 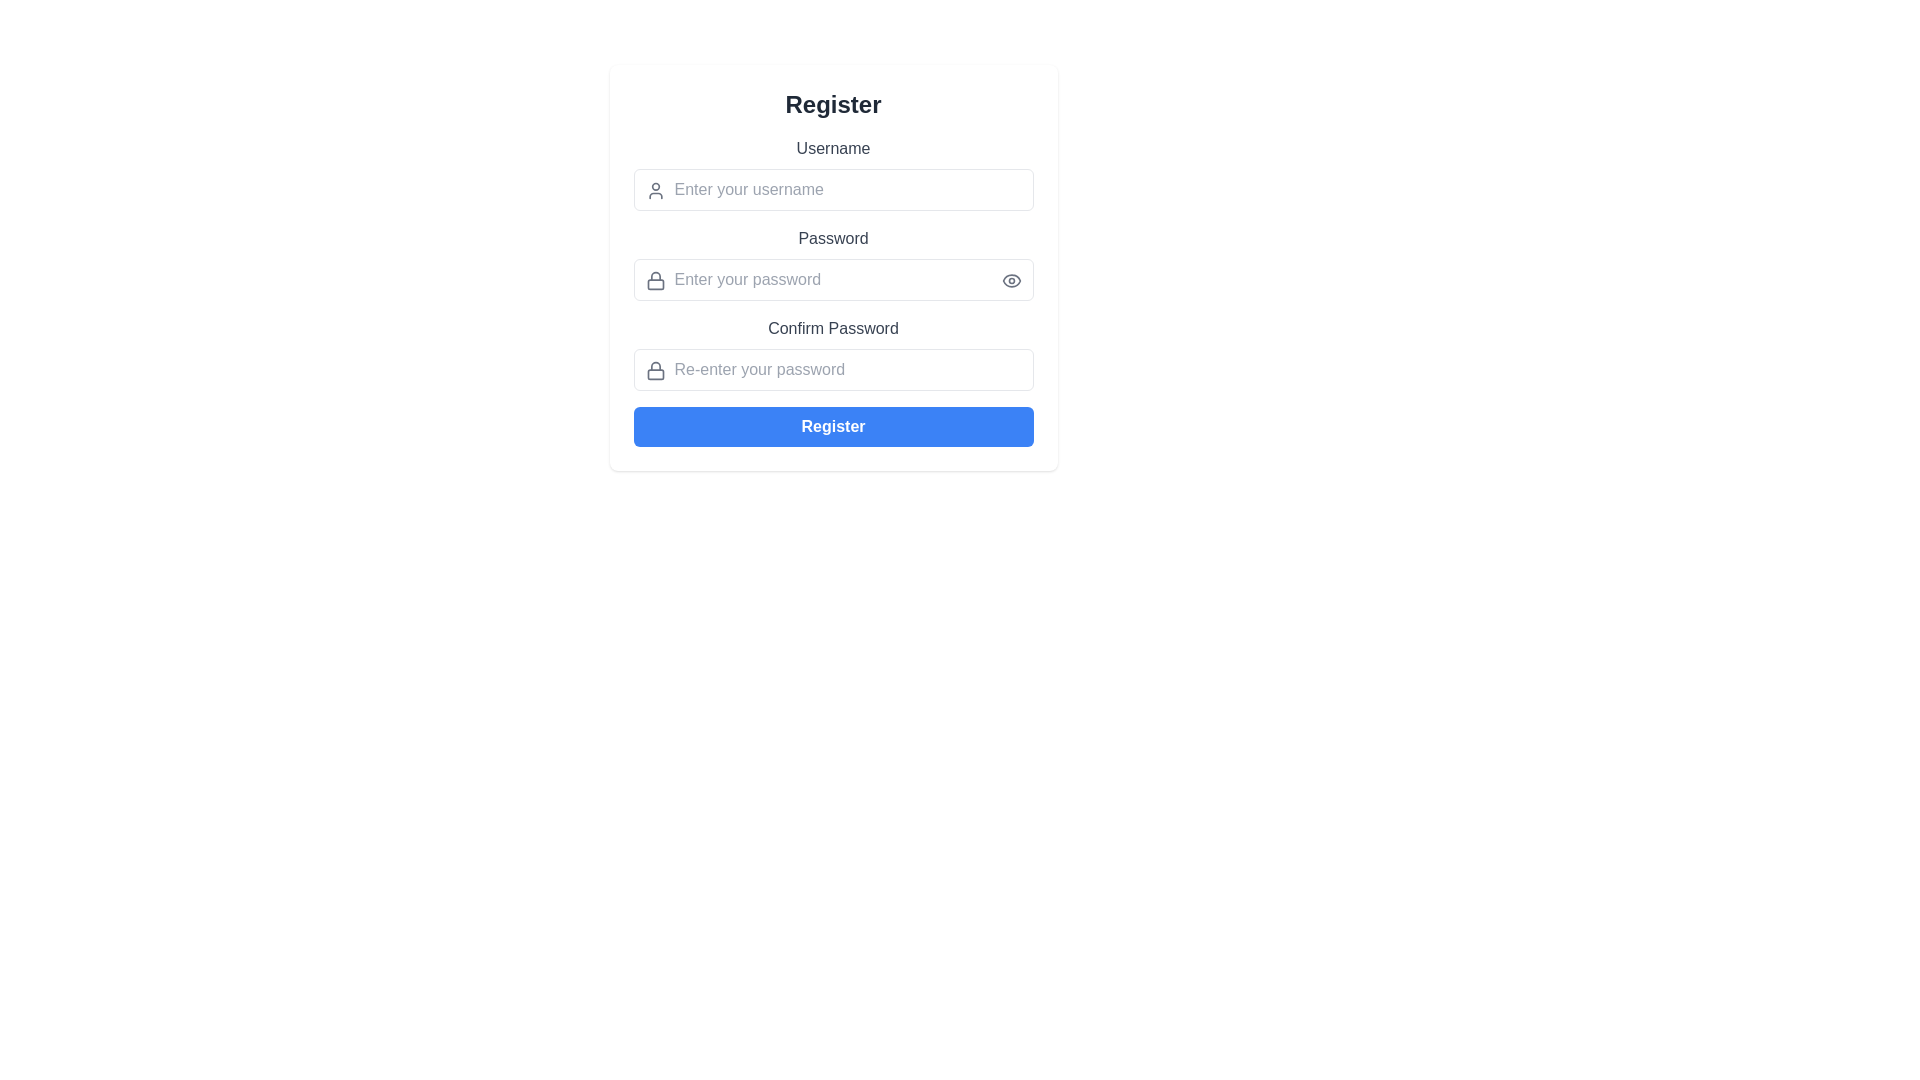 I want to click on the 'Register' button, which is a rectangular button with a blue background and white text, located below the 'Confirm Password' field in the registration form, so click(x=833, y=426).